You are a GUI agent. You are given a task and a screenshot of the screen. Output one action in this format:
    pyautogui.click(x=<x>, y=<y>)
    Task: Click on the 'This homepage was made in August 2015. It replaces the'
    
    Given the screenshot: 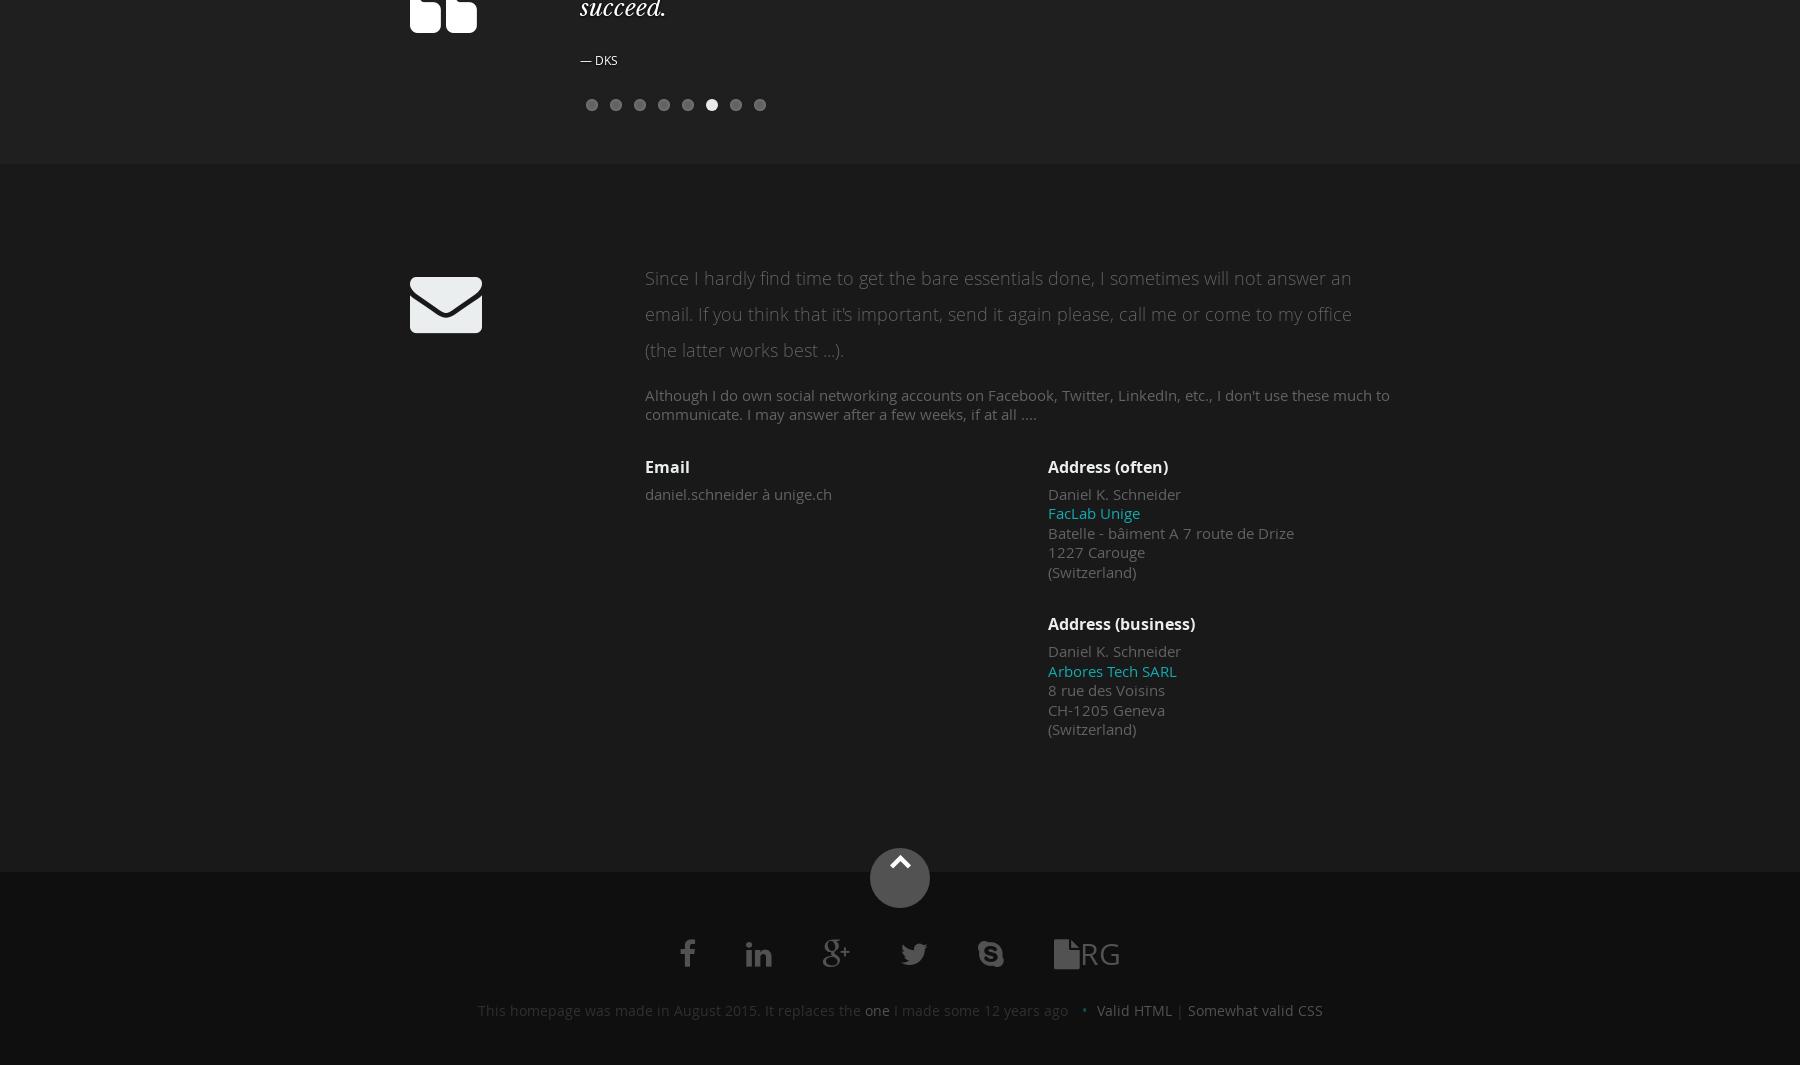 What is the action you would take?
    pyautogui.click(x=670, y=1009)
    